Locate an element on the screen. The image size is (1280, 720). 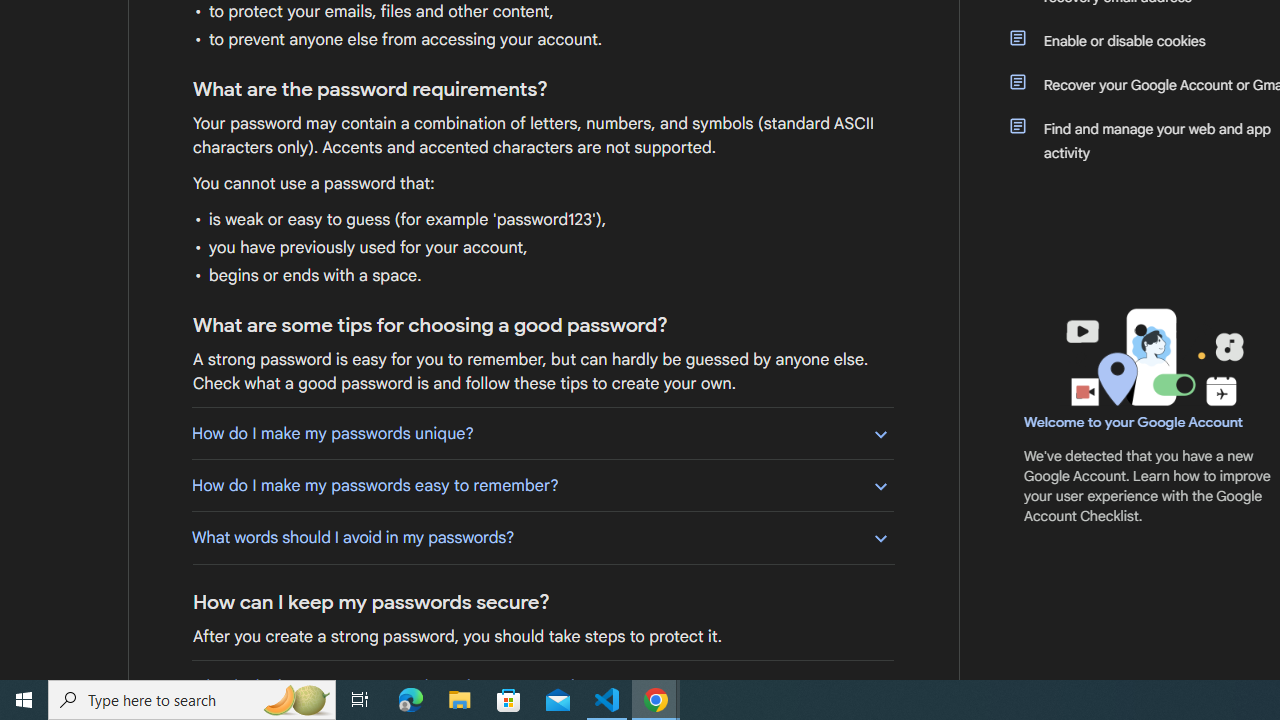
'How do I make my passwords unique?' is located at coordinates (542, 432).